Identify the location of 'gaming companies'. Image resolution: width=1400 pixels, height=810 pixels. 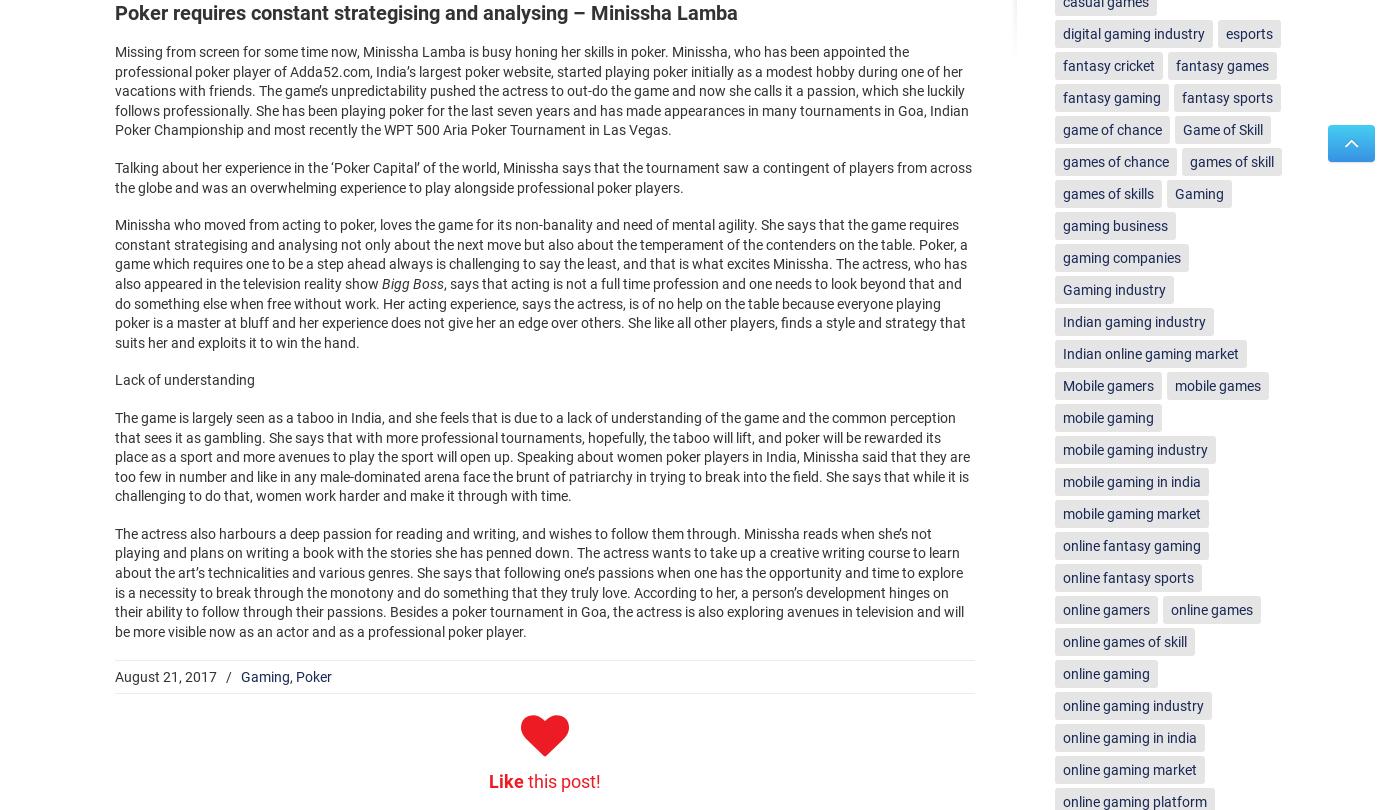
(1121, 256).